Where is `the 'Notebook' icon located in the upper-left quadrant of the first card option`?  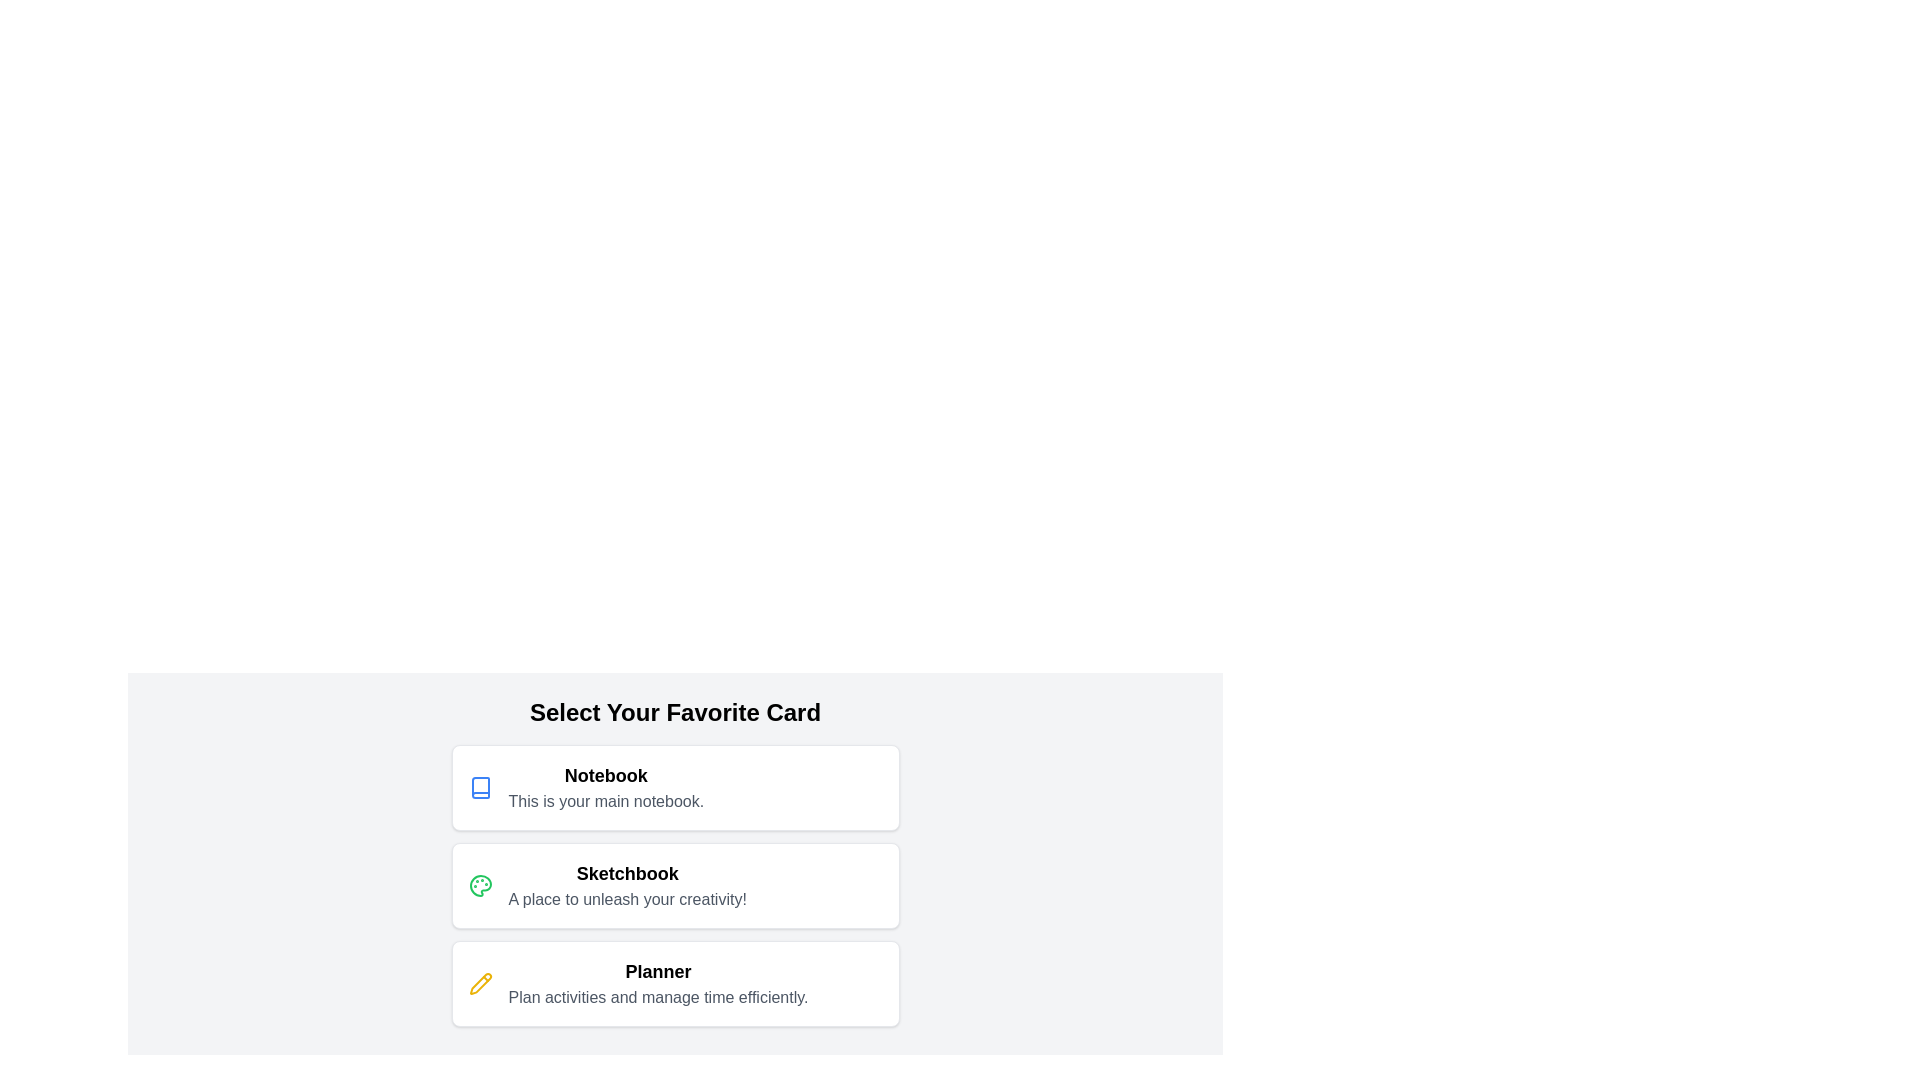 the 'Notebook' icon located in the upper-left quadrant of the first card option is located at coordinates (480, 786).